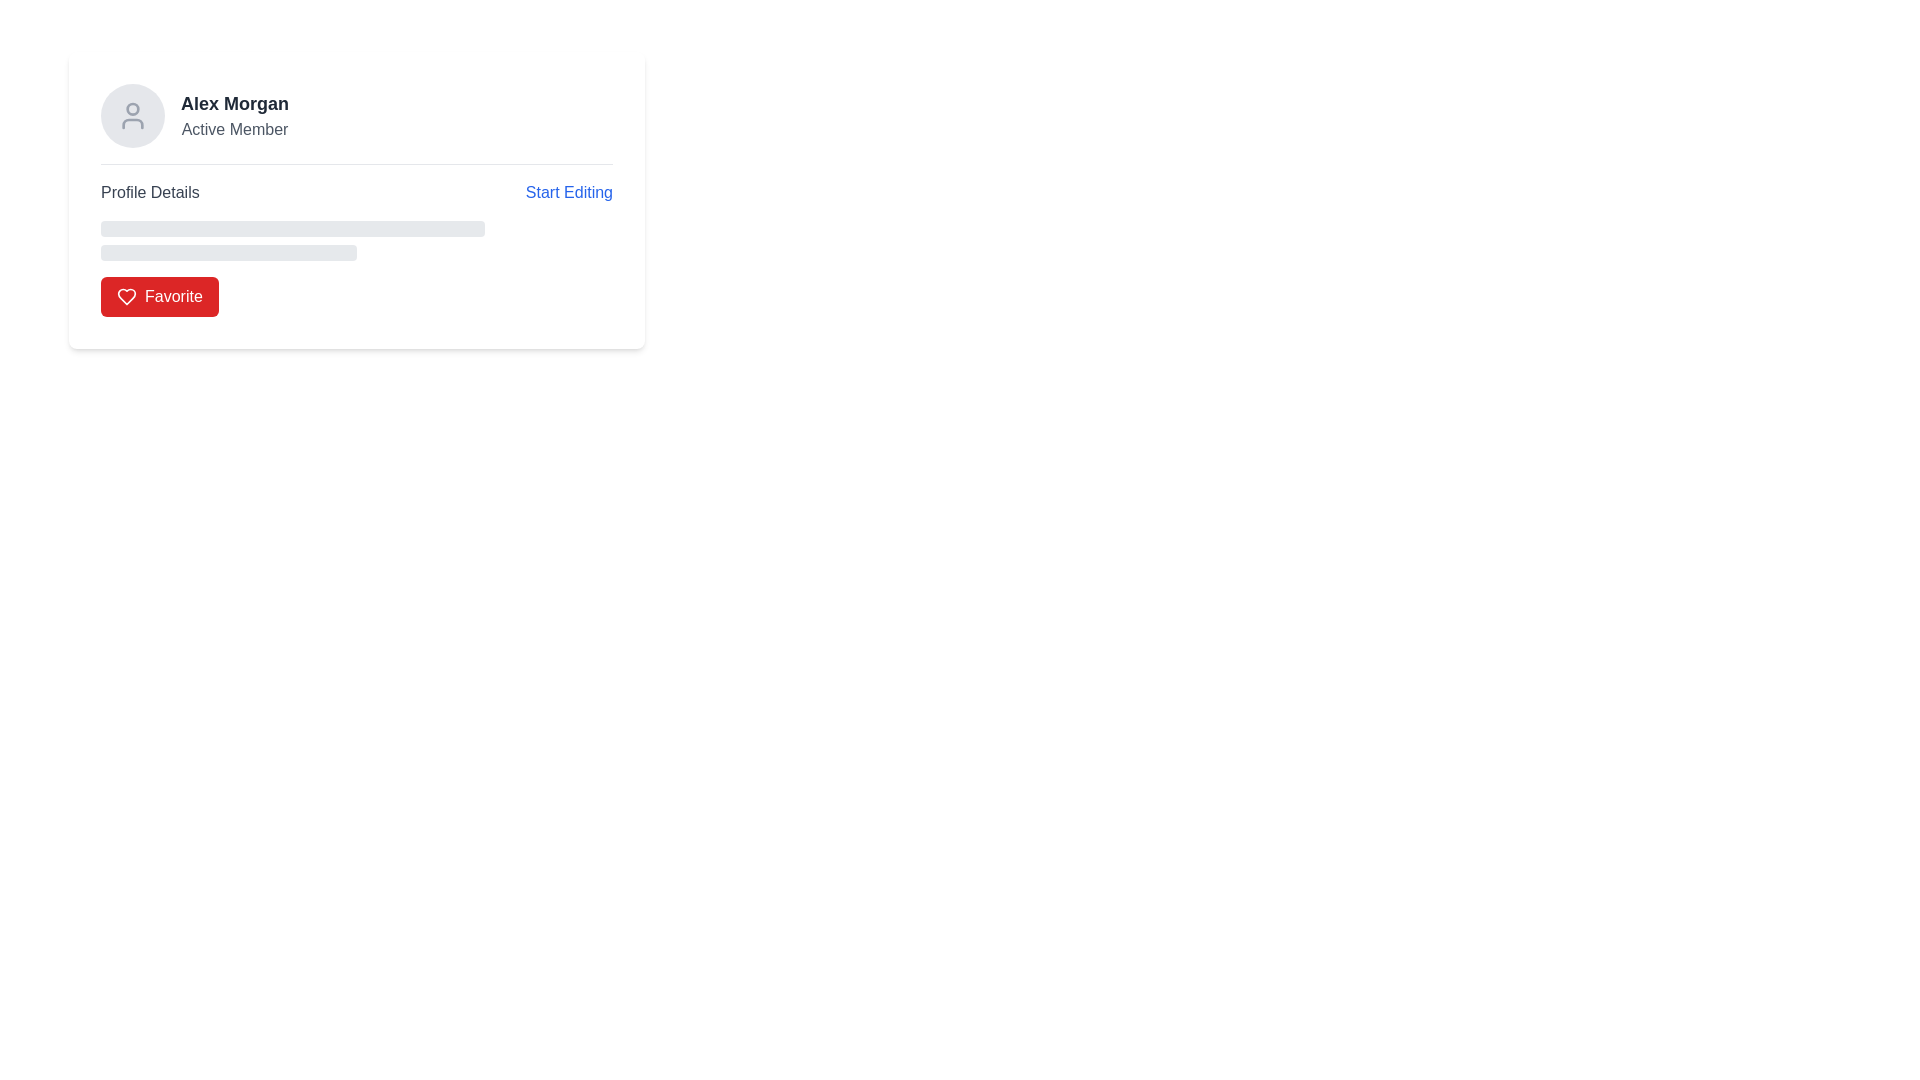 Image resolution: width=1920 pixels, height=1080 pixels. What do you see at coordinates (149, 192) in the screenshot?
I see `the profile header text label` at bounding box center [149, 192].